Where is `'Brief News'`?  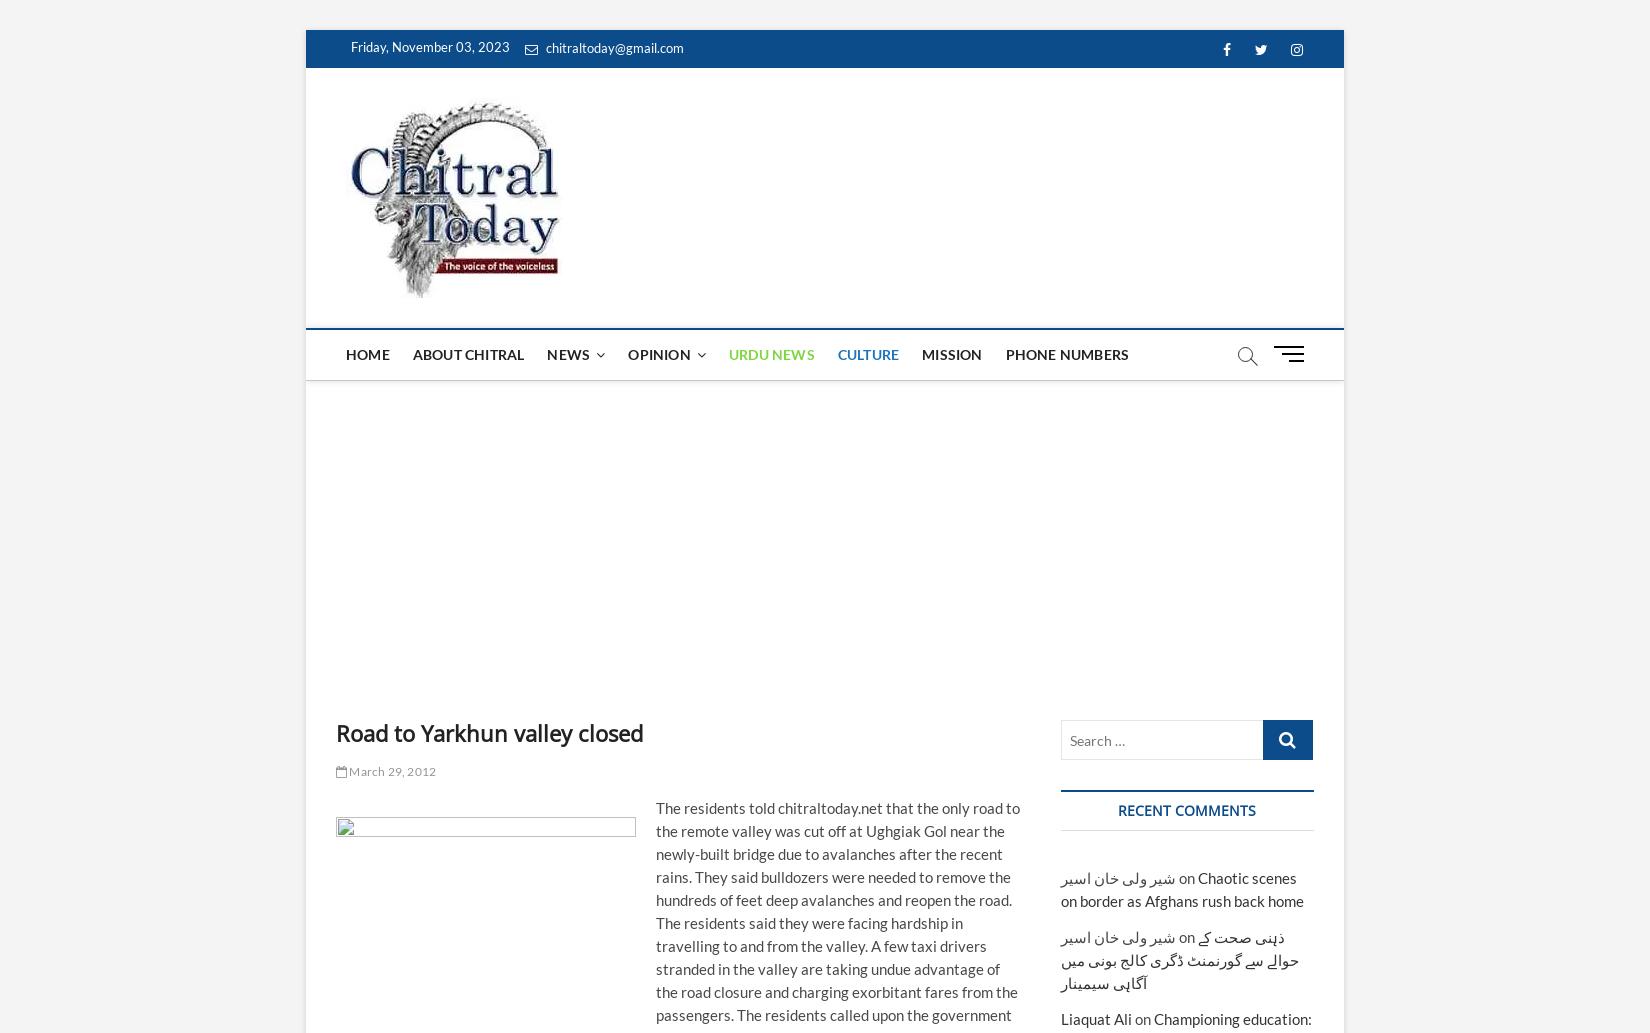 'Brief News' is located at coordinates (550, 498).